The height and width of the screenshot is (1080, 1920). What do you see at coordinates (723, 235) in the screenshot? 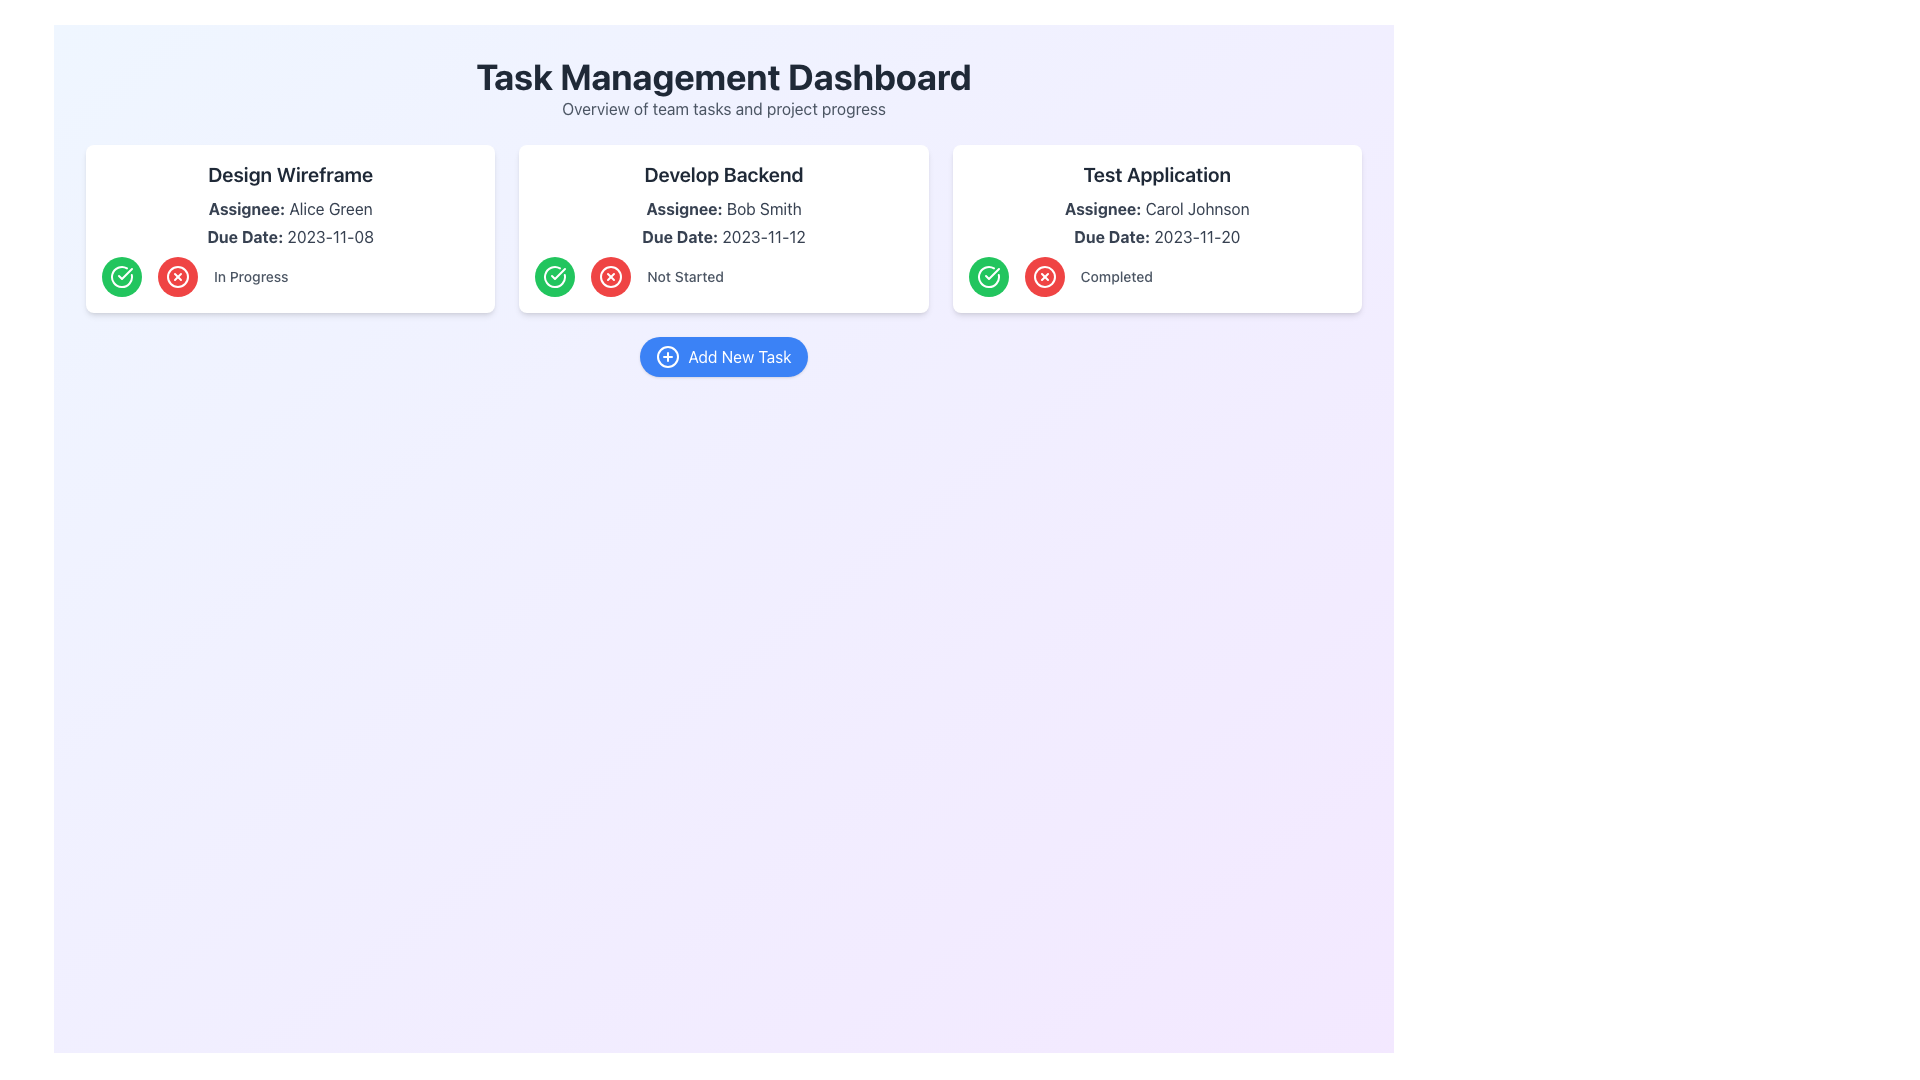
I see `the due date information text label located in the lower-middle section of the 'Develop Backend' task card, which is positioned below the assignee's information and above the status message 'Not Started'` at bounding box center [723, 235].